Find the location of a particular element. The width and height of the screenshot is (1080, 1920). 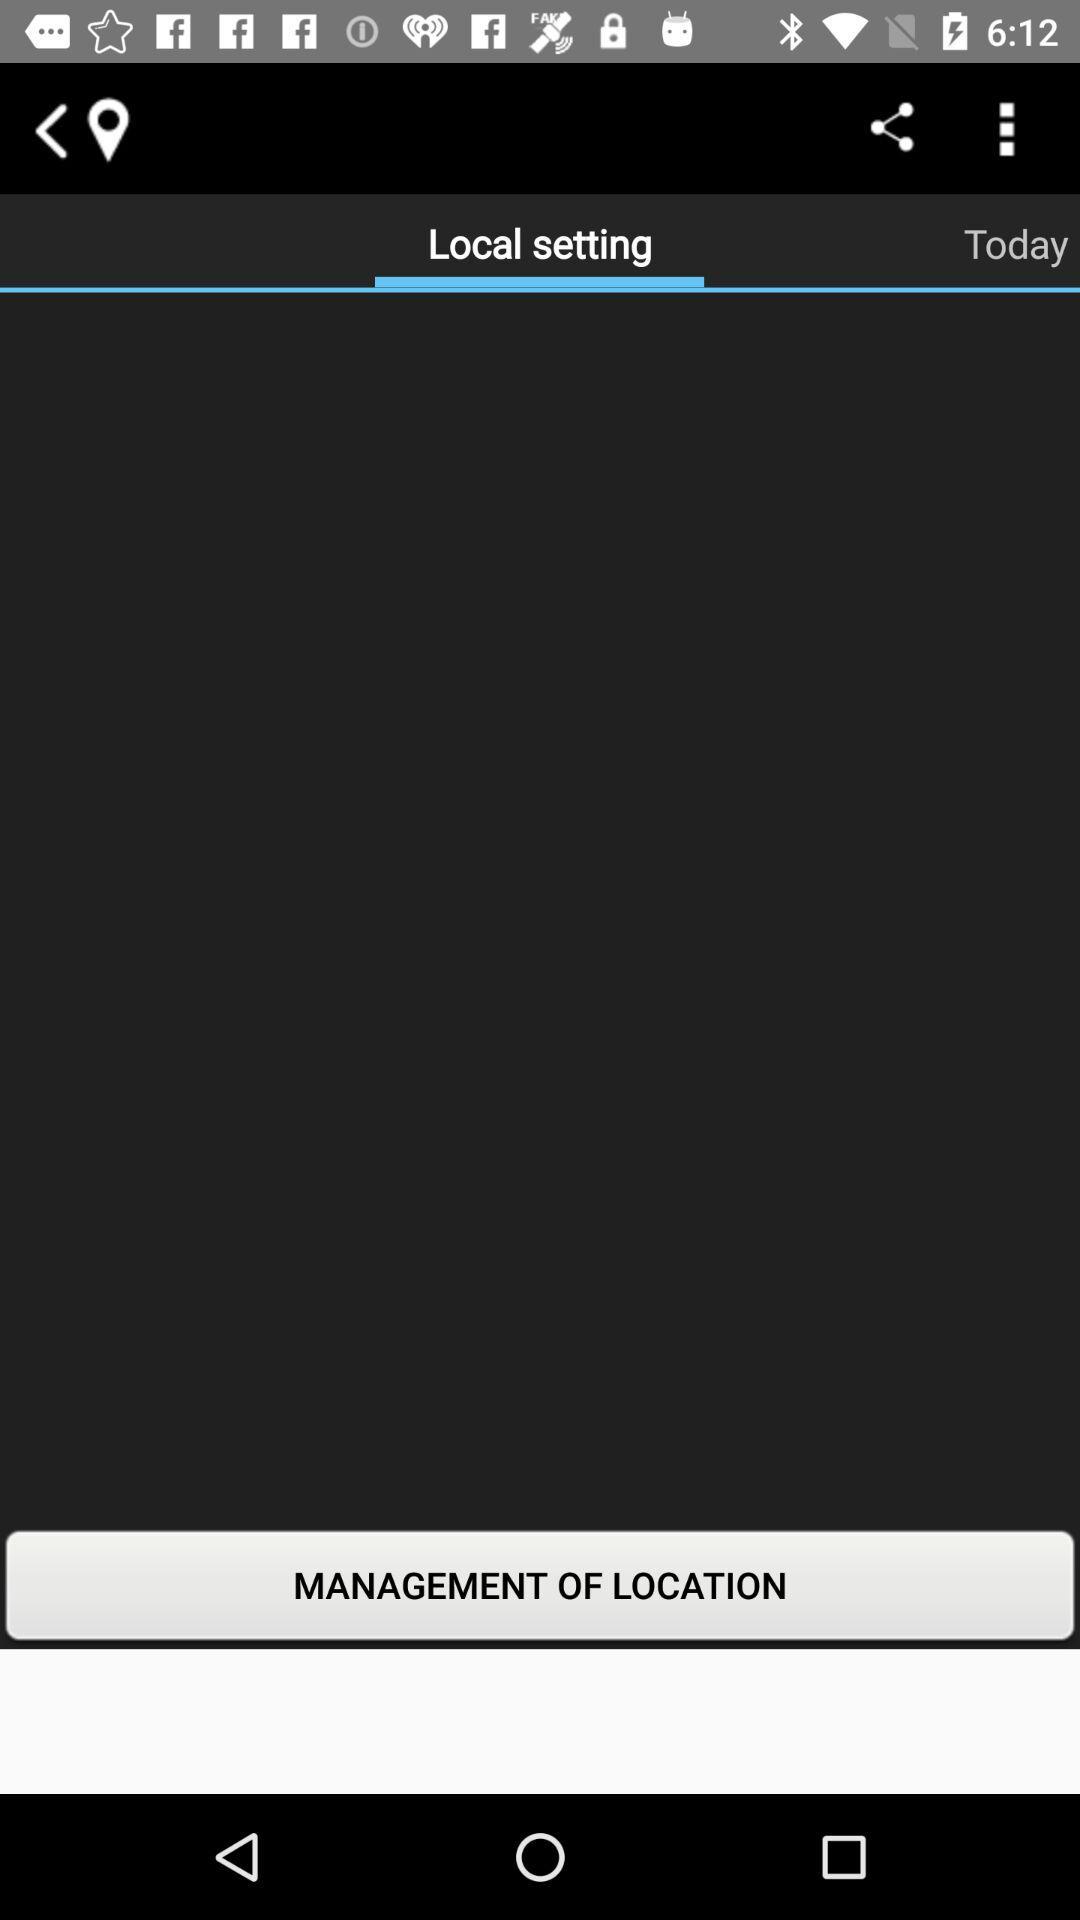

the arrow_backward icon is located at coordinates (48, 127).